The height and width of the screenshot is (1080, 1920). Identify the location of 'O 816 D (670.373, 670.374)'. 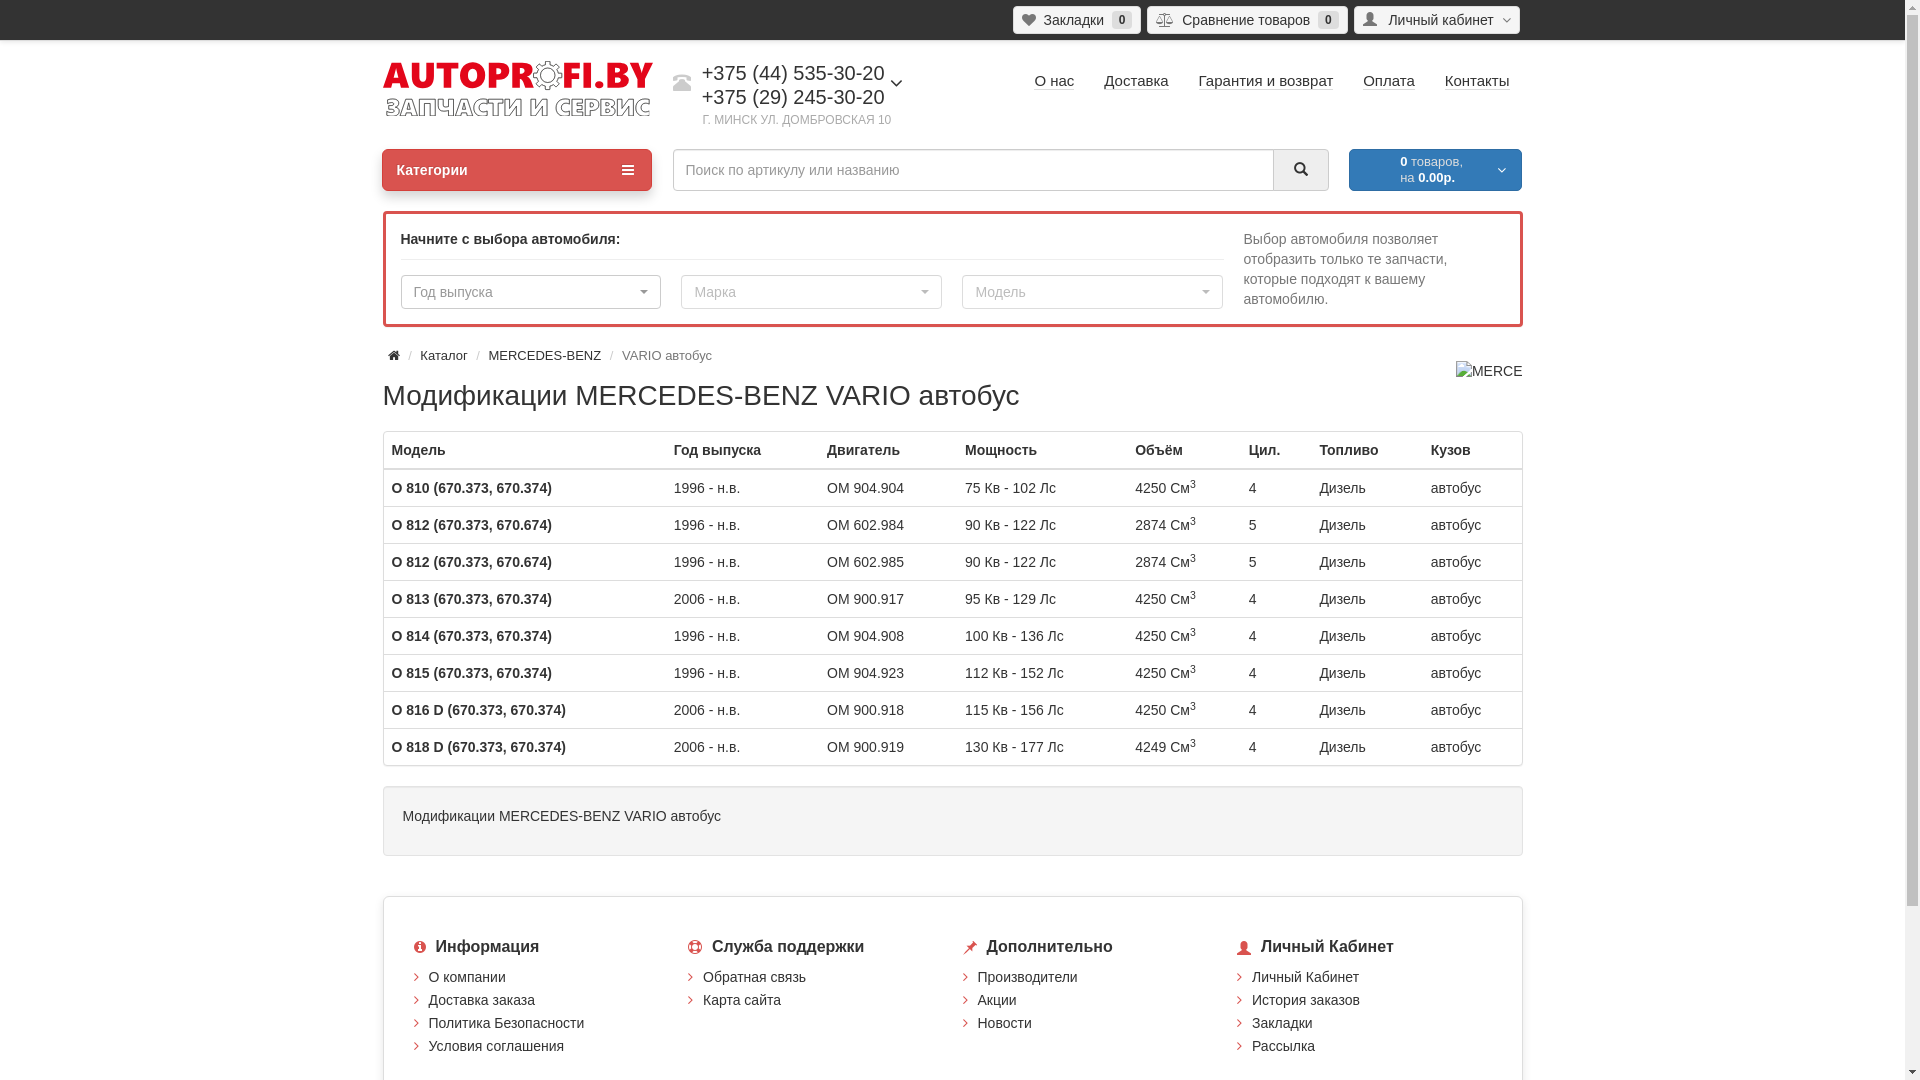
(478, 708).